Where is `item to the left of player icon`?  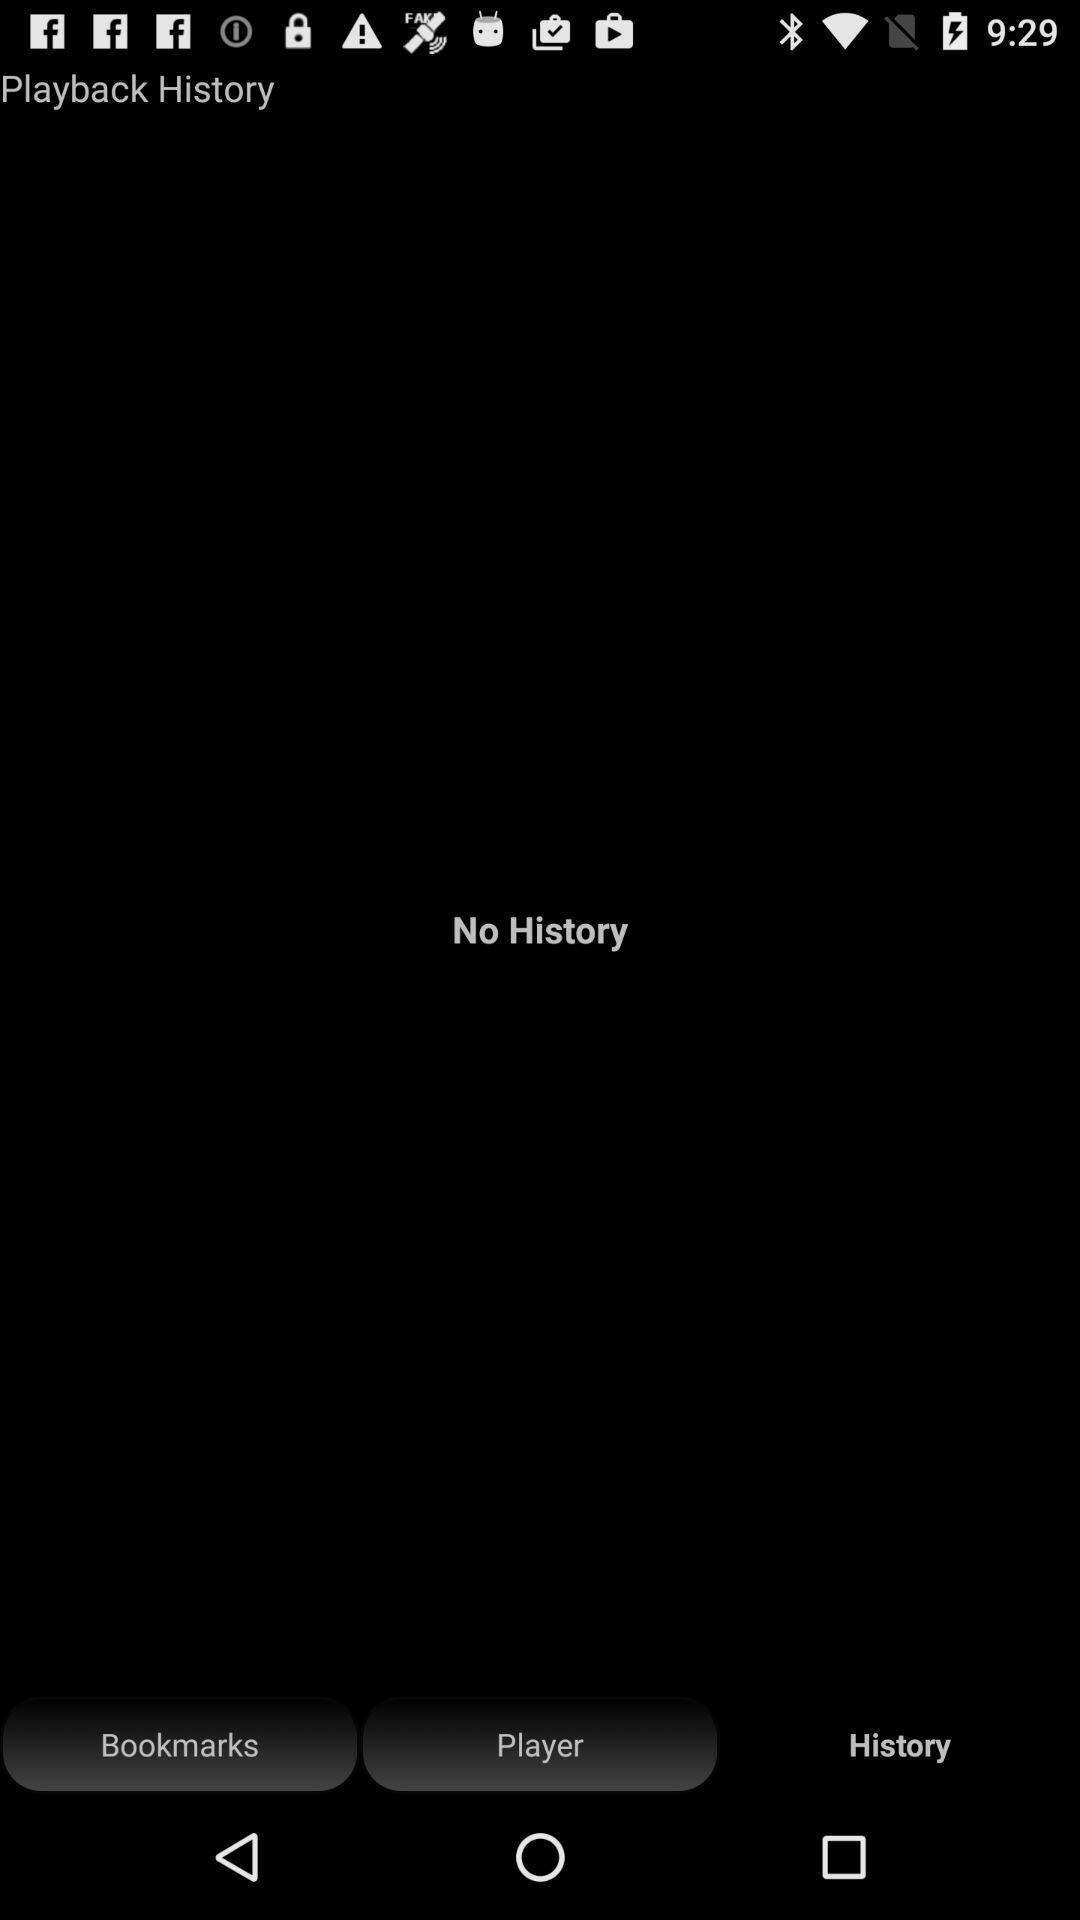
item to the left of player icon is located at coordinates (180, 1744).